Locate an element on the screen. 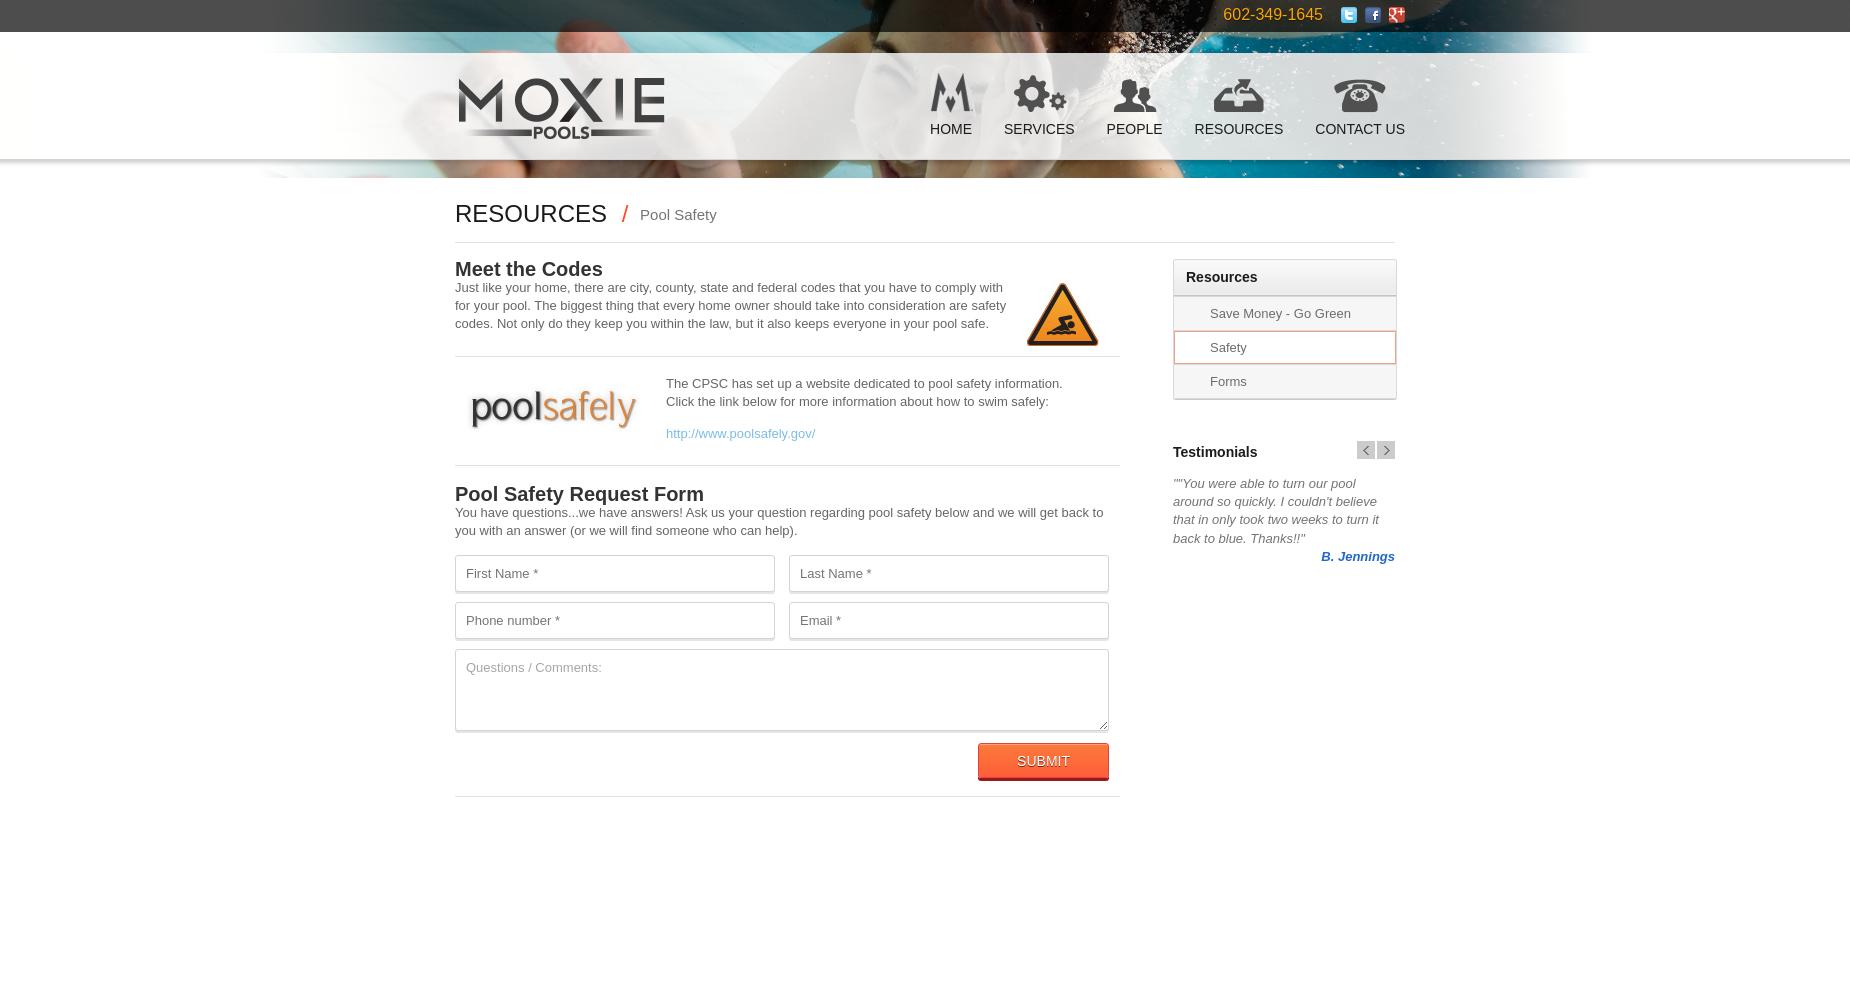 This screenshot has width=1850, height=1000. 'Services' is located at coordinates (1002, 129).